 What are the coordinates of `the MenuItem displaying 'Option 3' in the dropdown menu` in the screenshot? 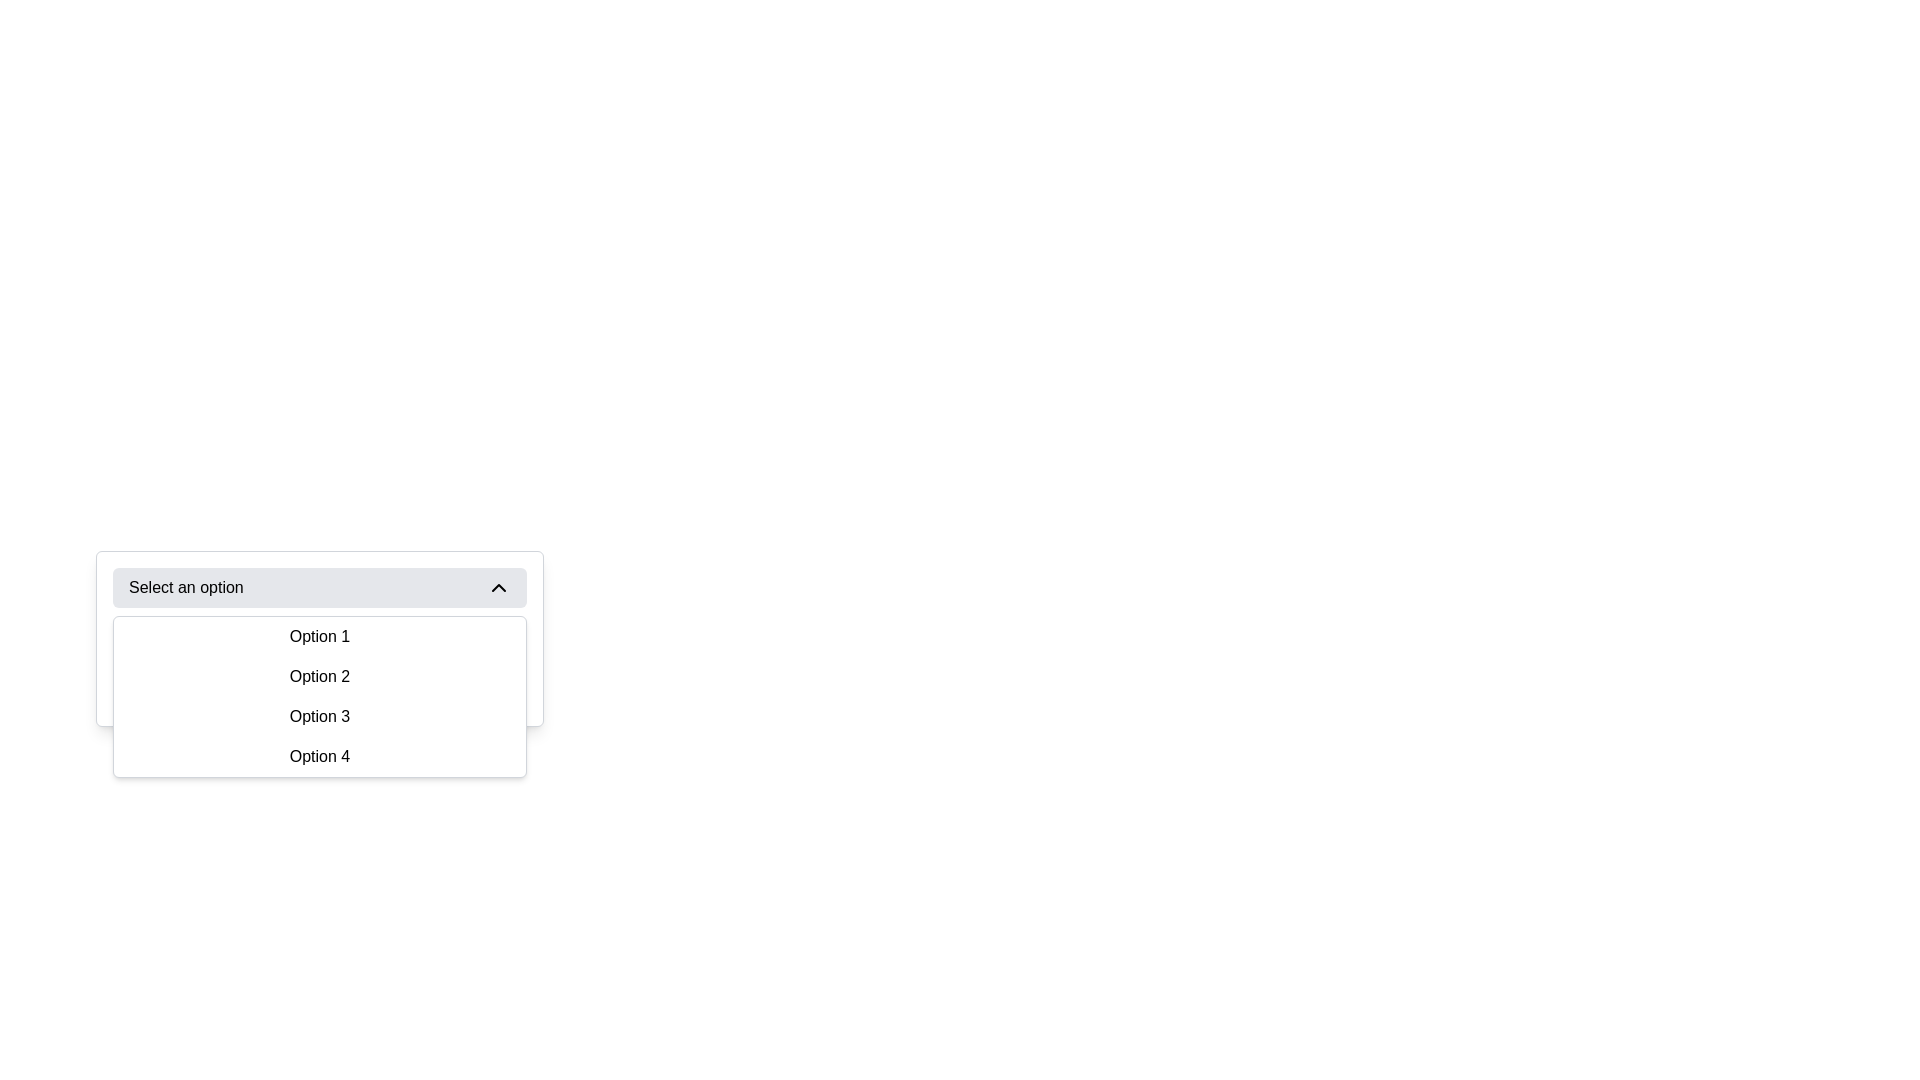 It's located at (320, 716).